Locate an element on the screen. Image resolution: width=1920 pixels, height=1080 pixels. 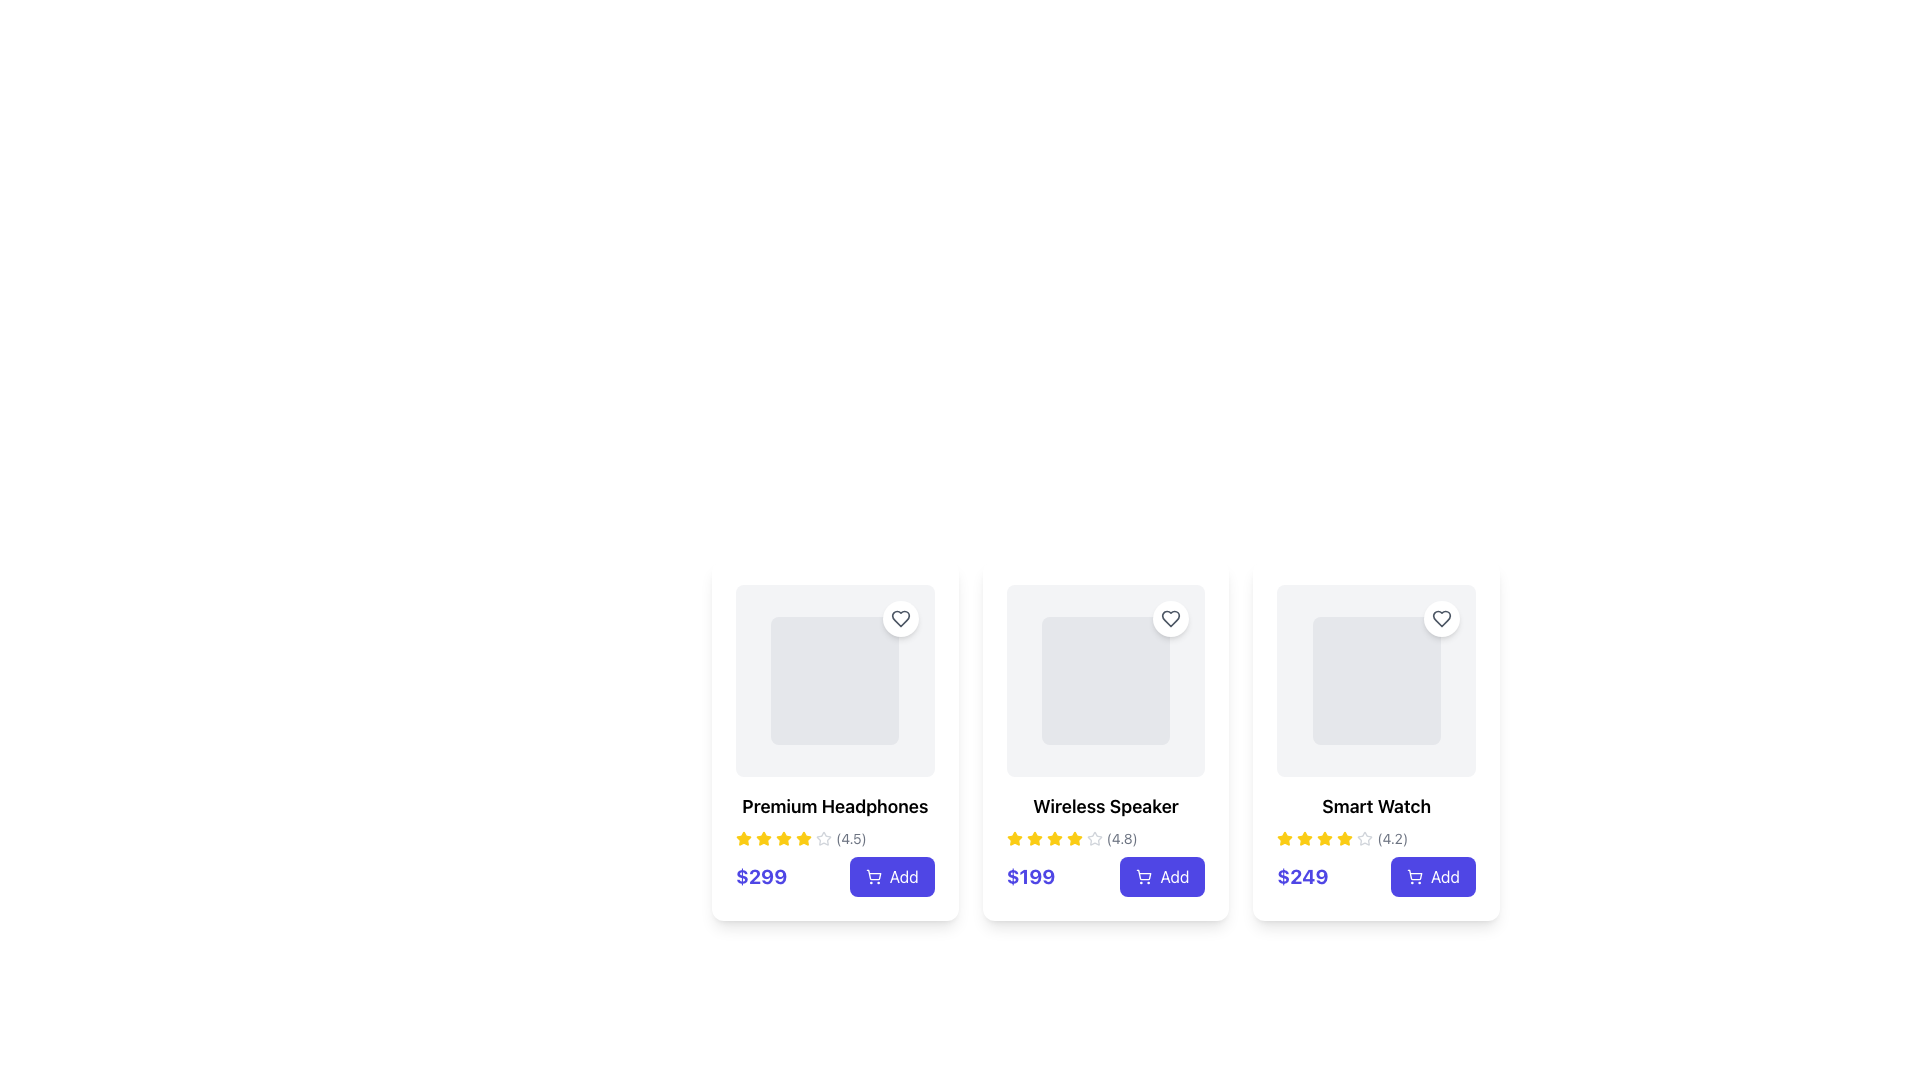
the shopping cart icon which is part of an SVG element located at the bottom part of a card, positioned beside a blue button labeled 'Add' is located at coordinates (1144, 874).